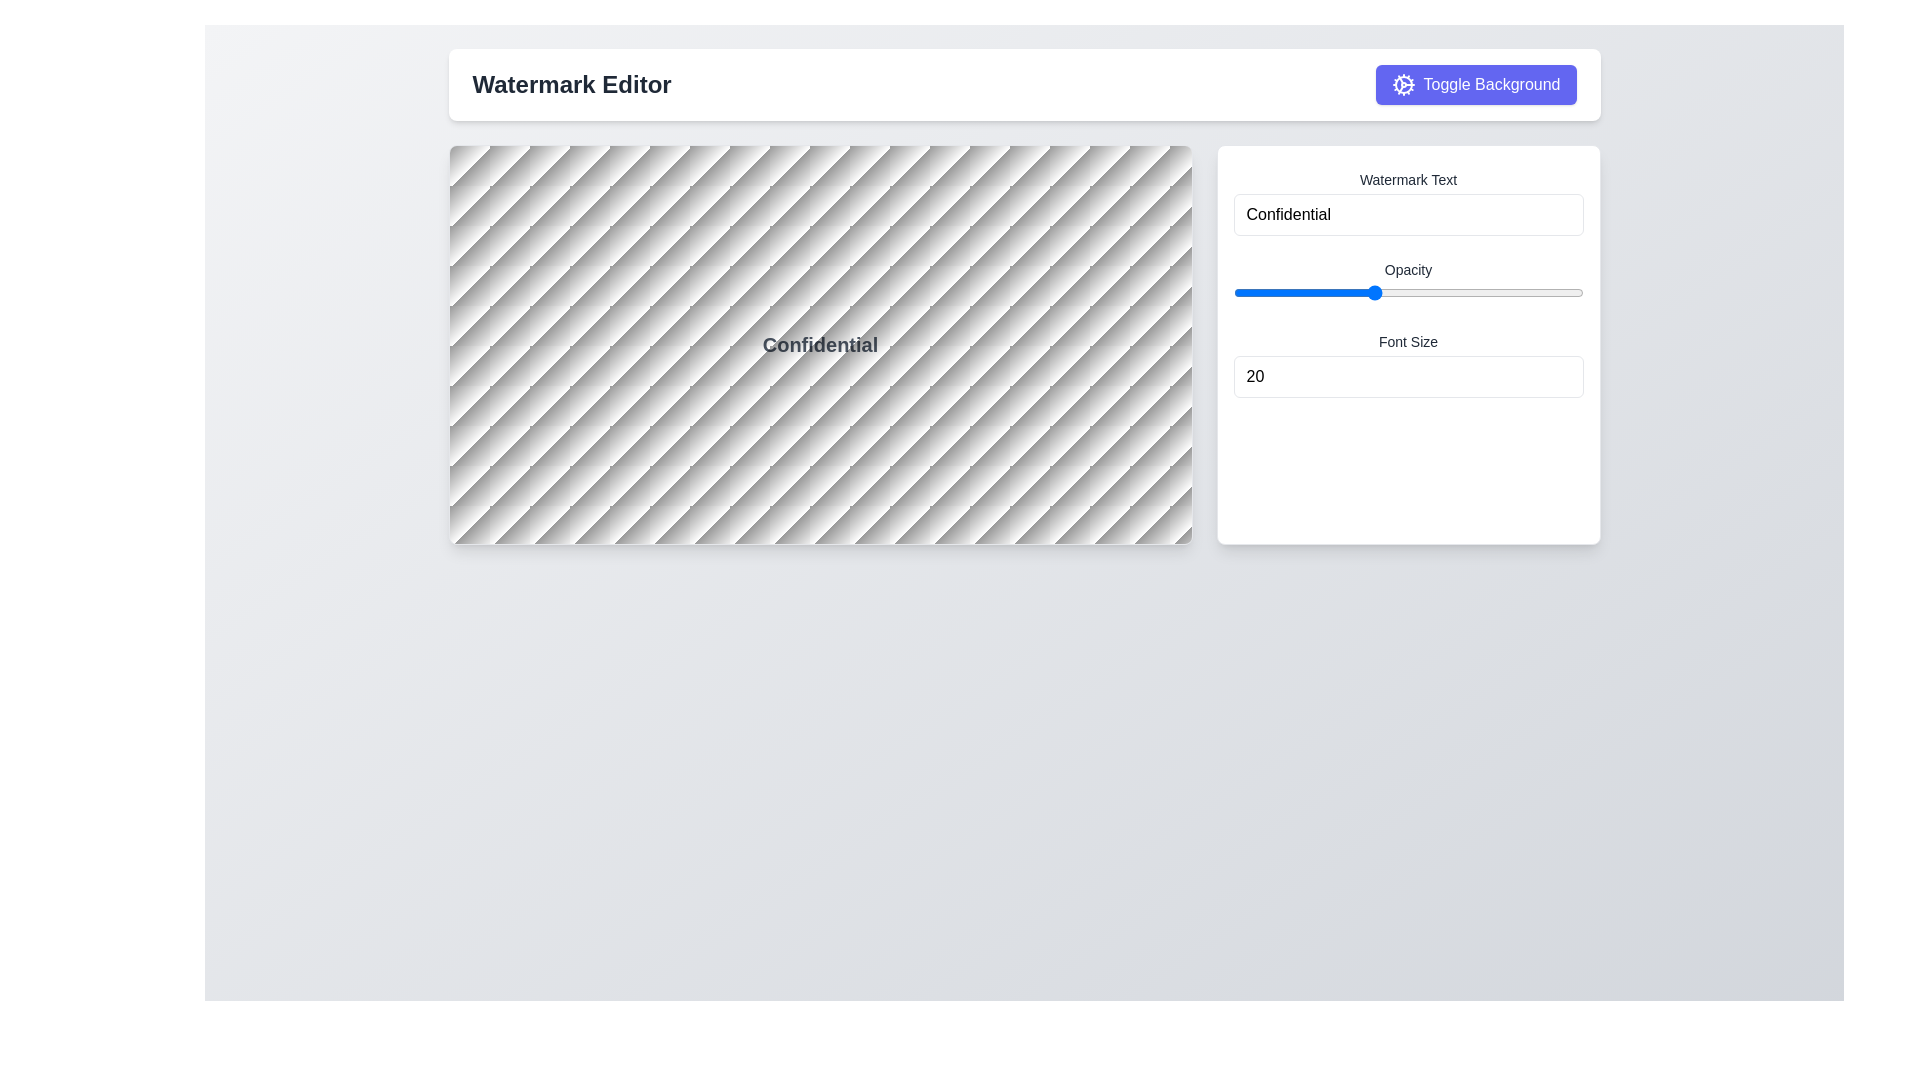 Image resolution: width=1920 pixels, height=1080 pixels. I want to click on the opacity value, so click(1232, 293).